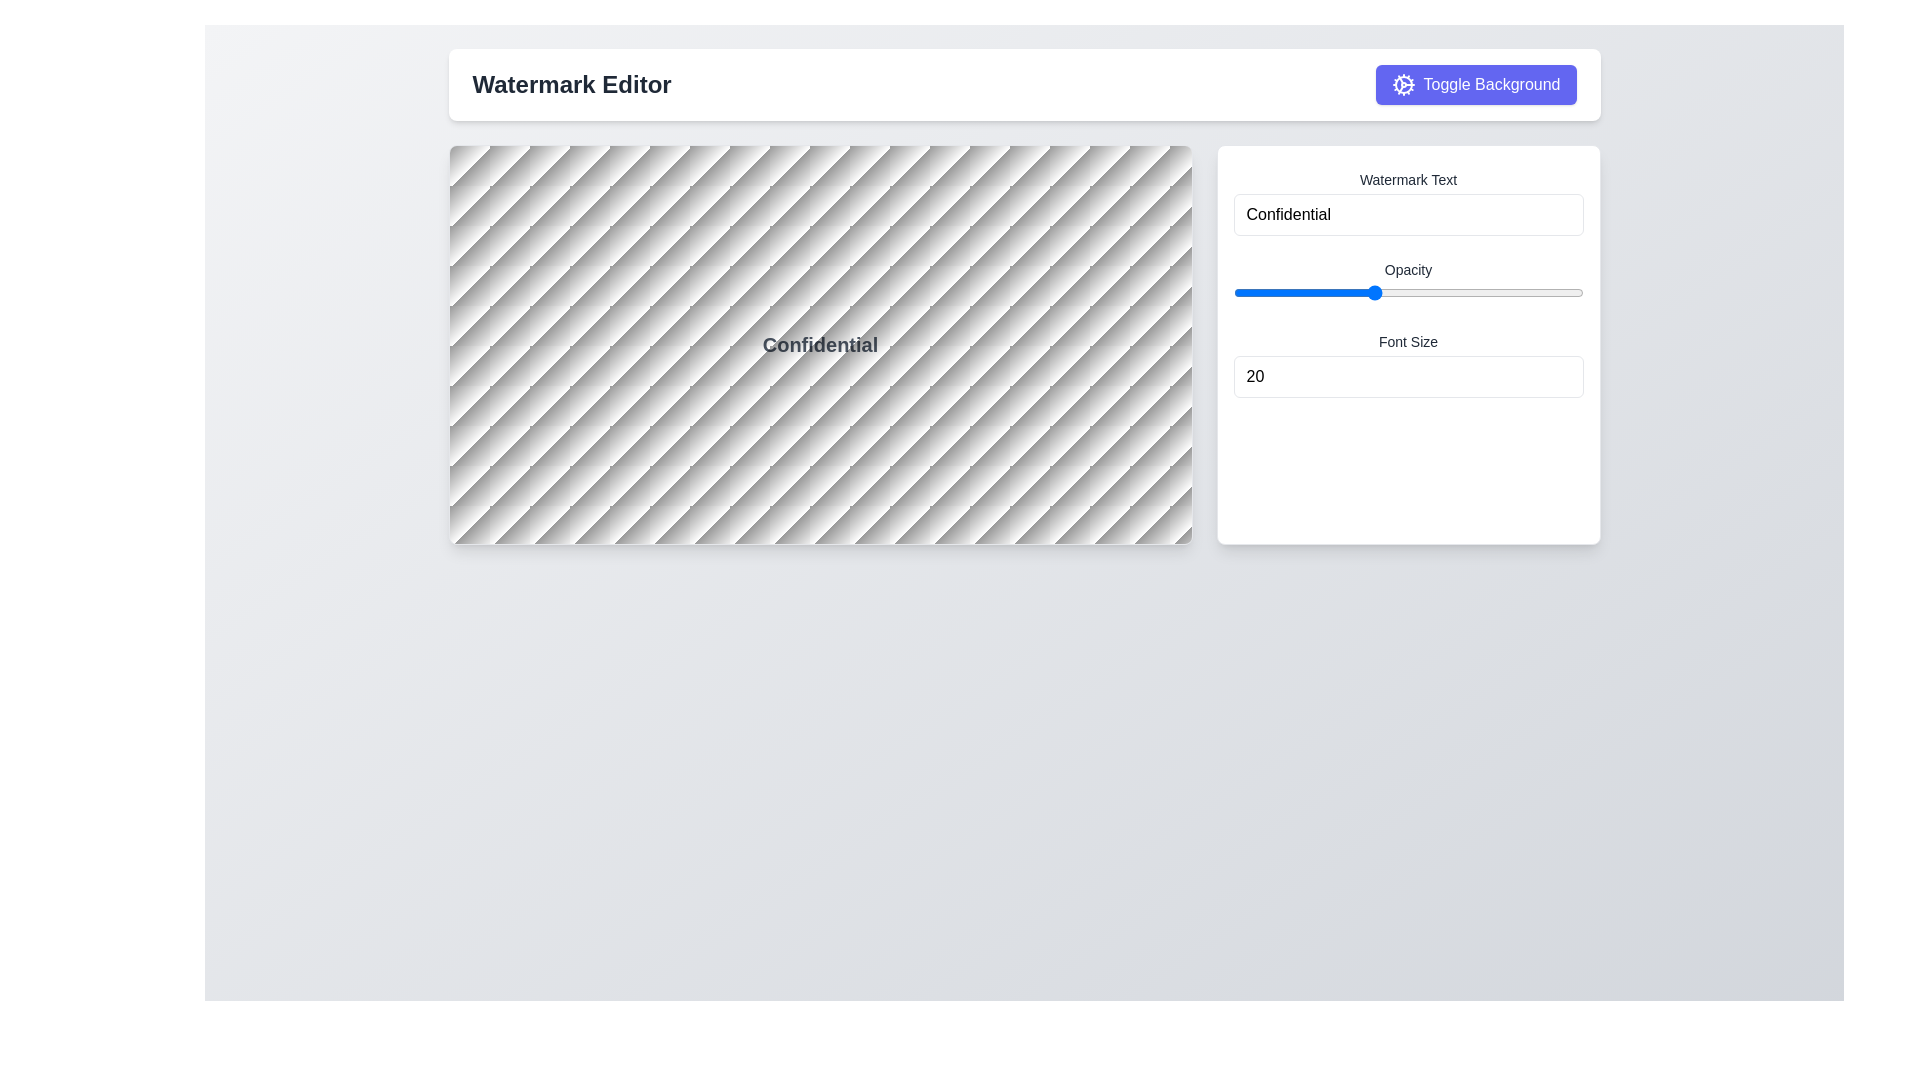 Image resolution: width=1920 pixels, height=1080 pixels. I want to click on the opacity value, so click(1232, 293).